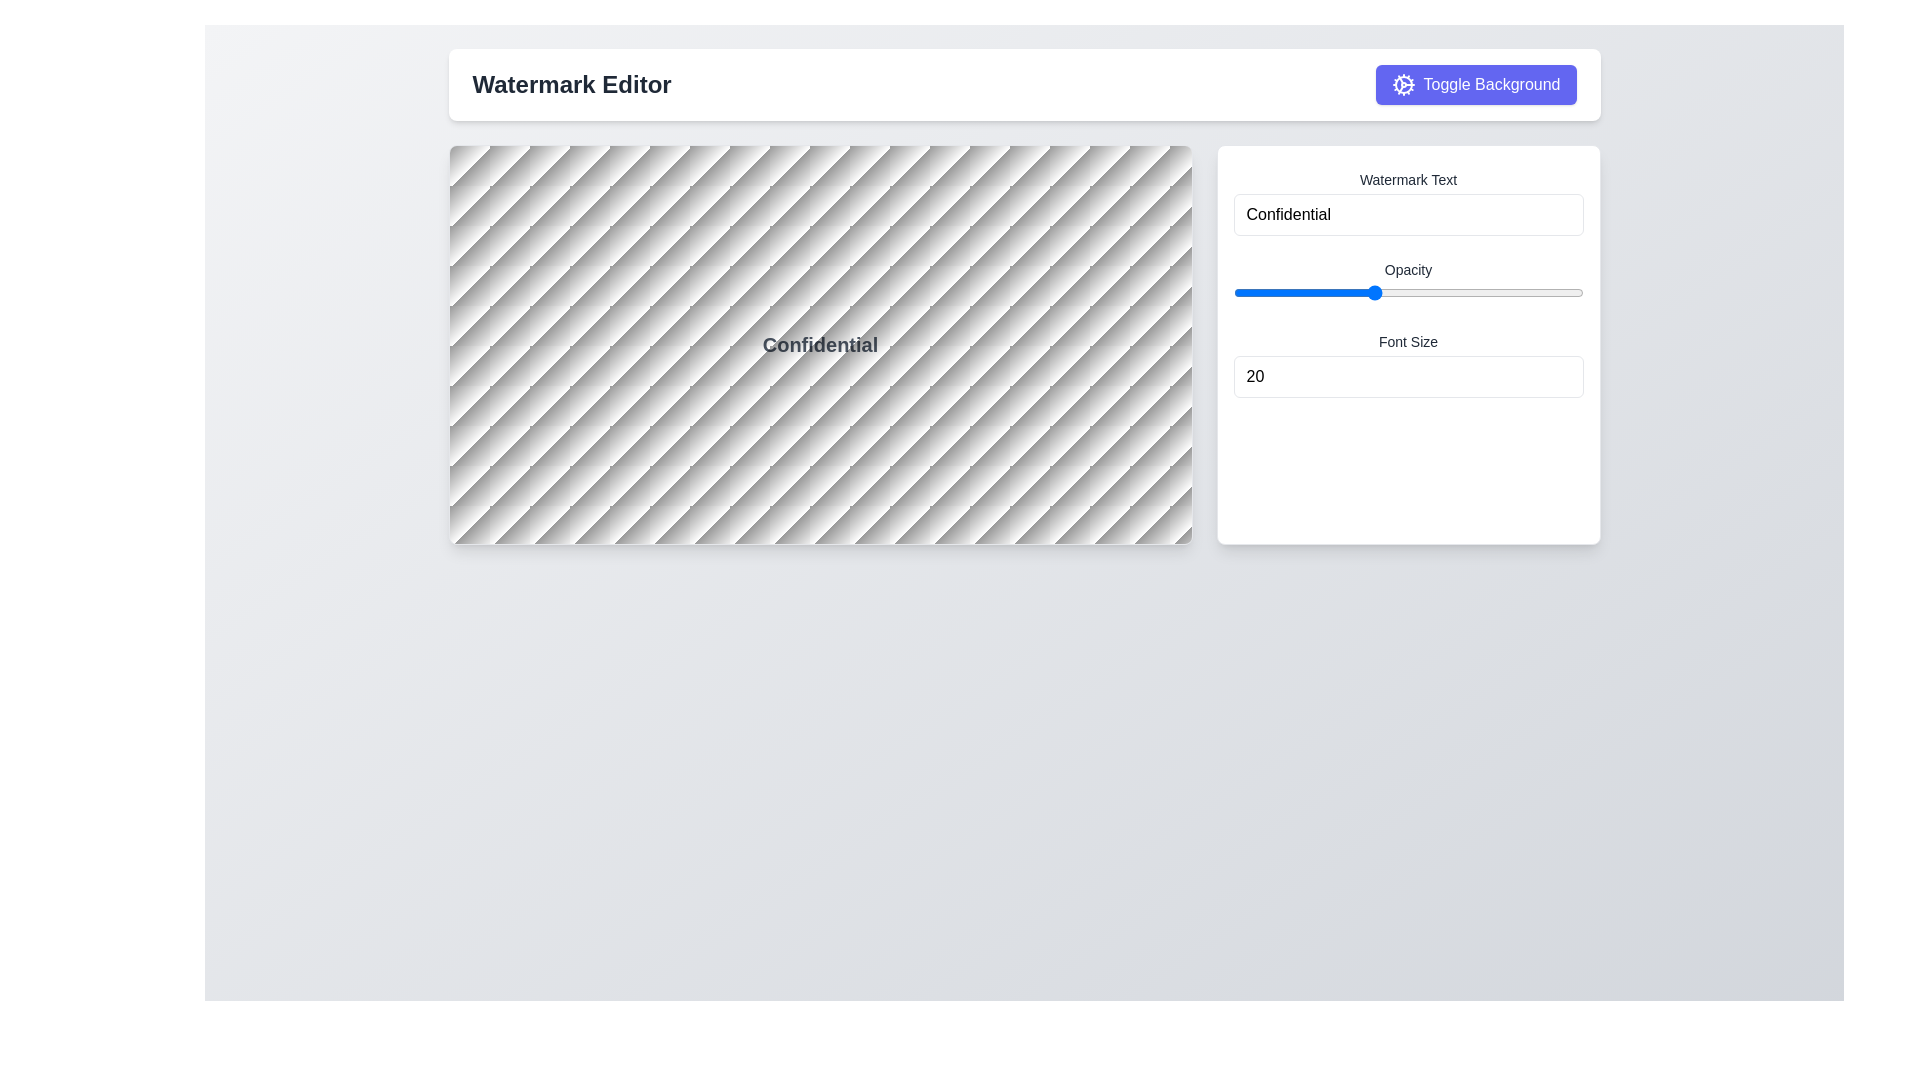 Image resolution: width=1920 pixels, height=1080 pixels. I want to click on the opacity value, so click(1232, 293).